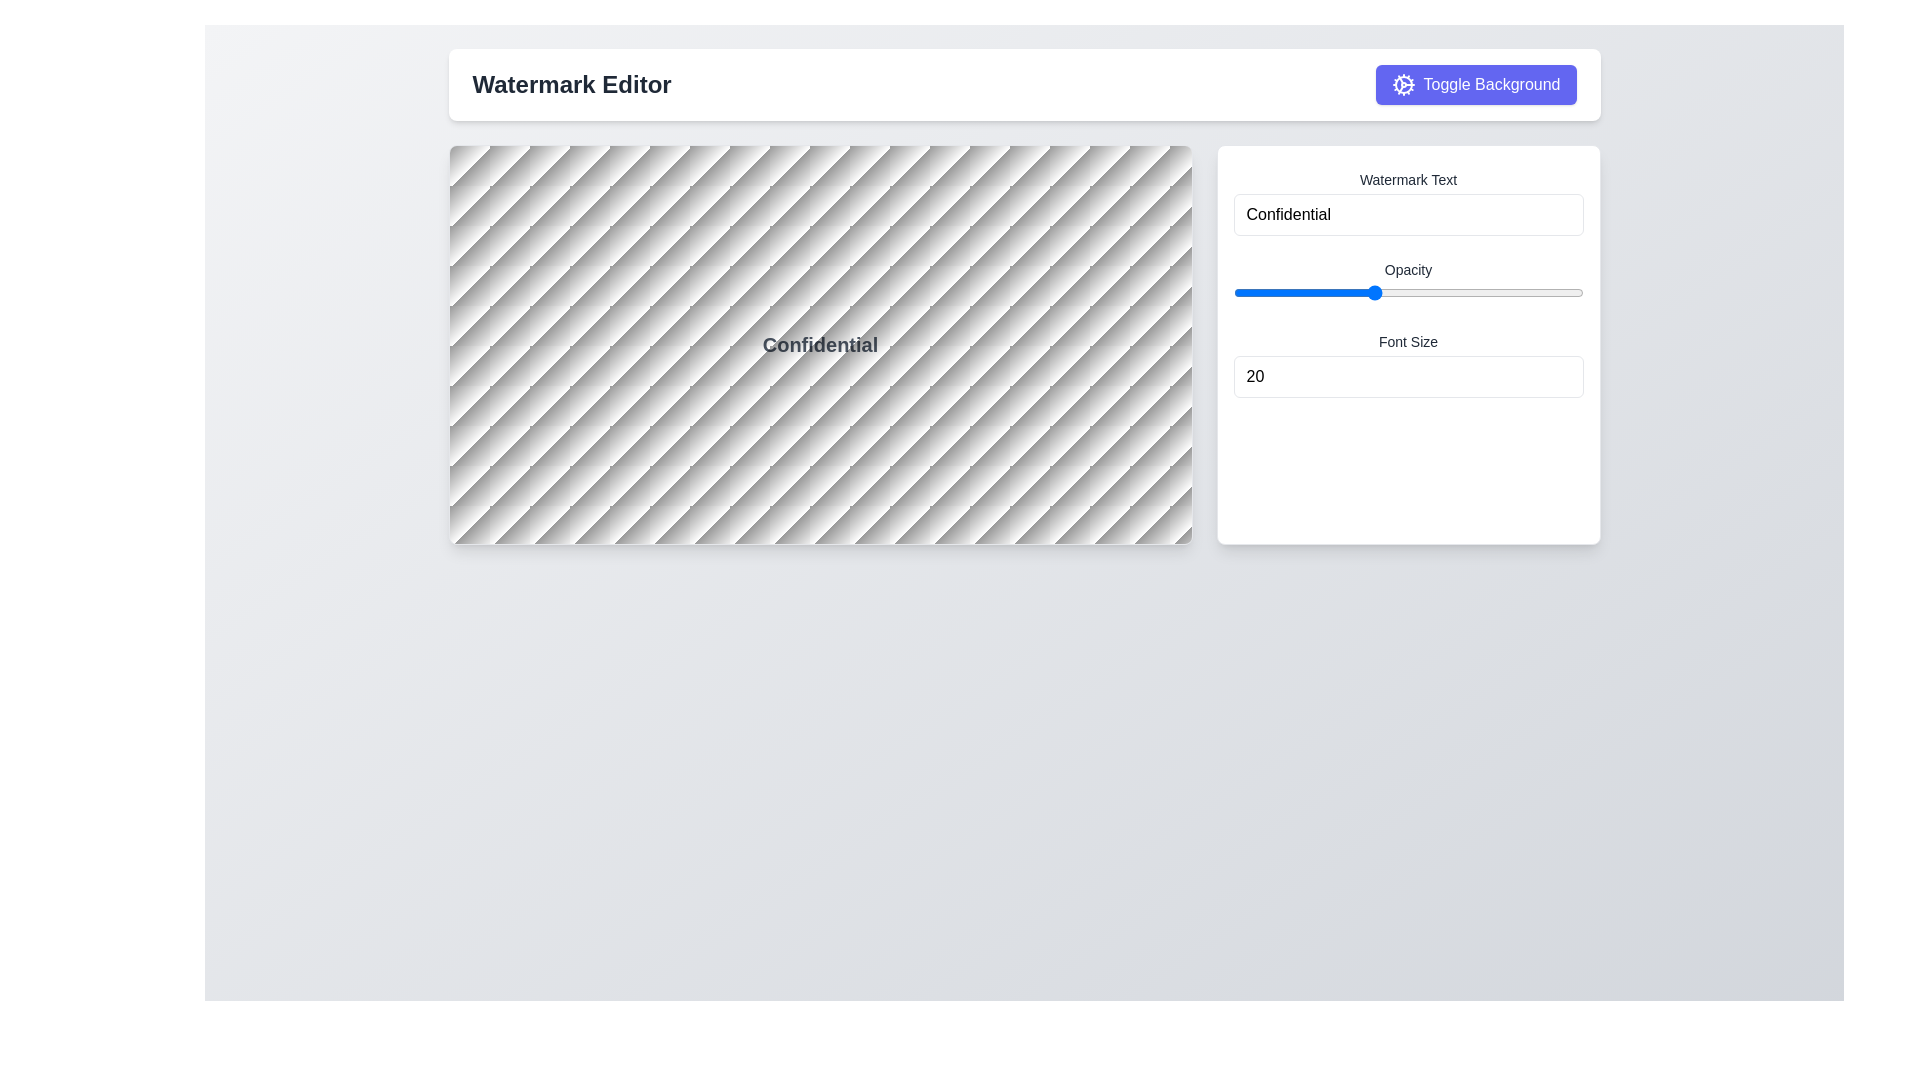 Image resolution: width=1920 pixels, height=1080 pixels. I want to click on the opacity value, so click(1232, 293).